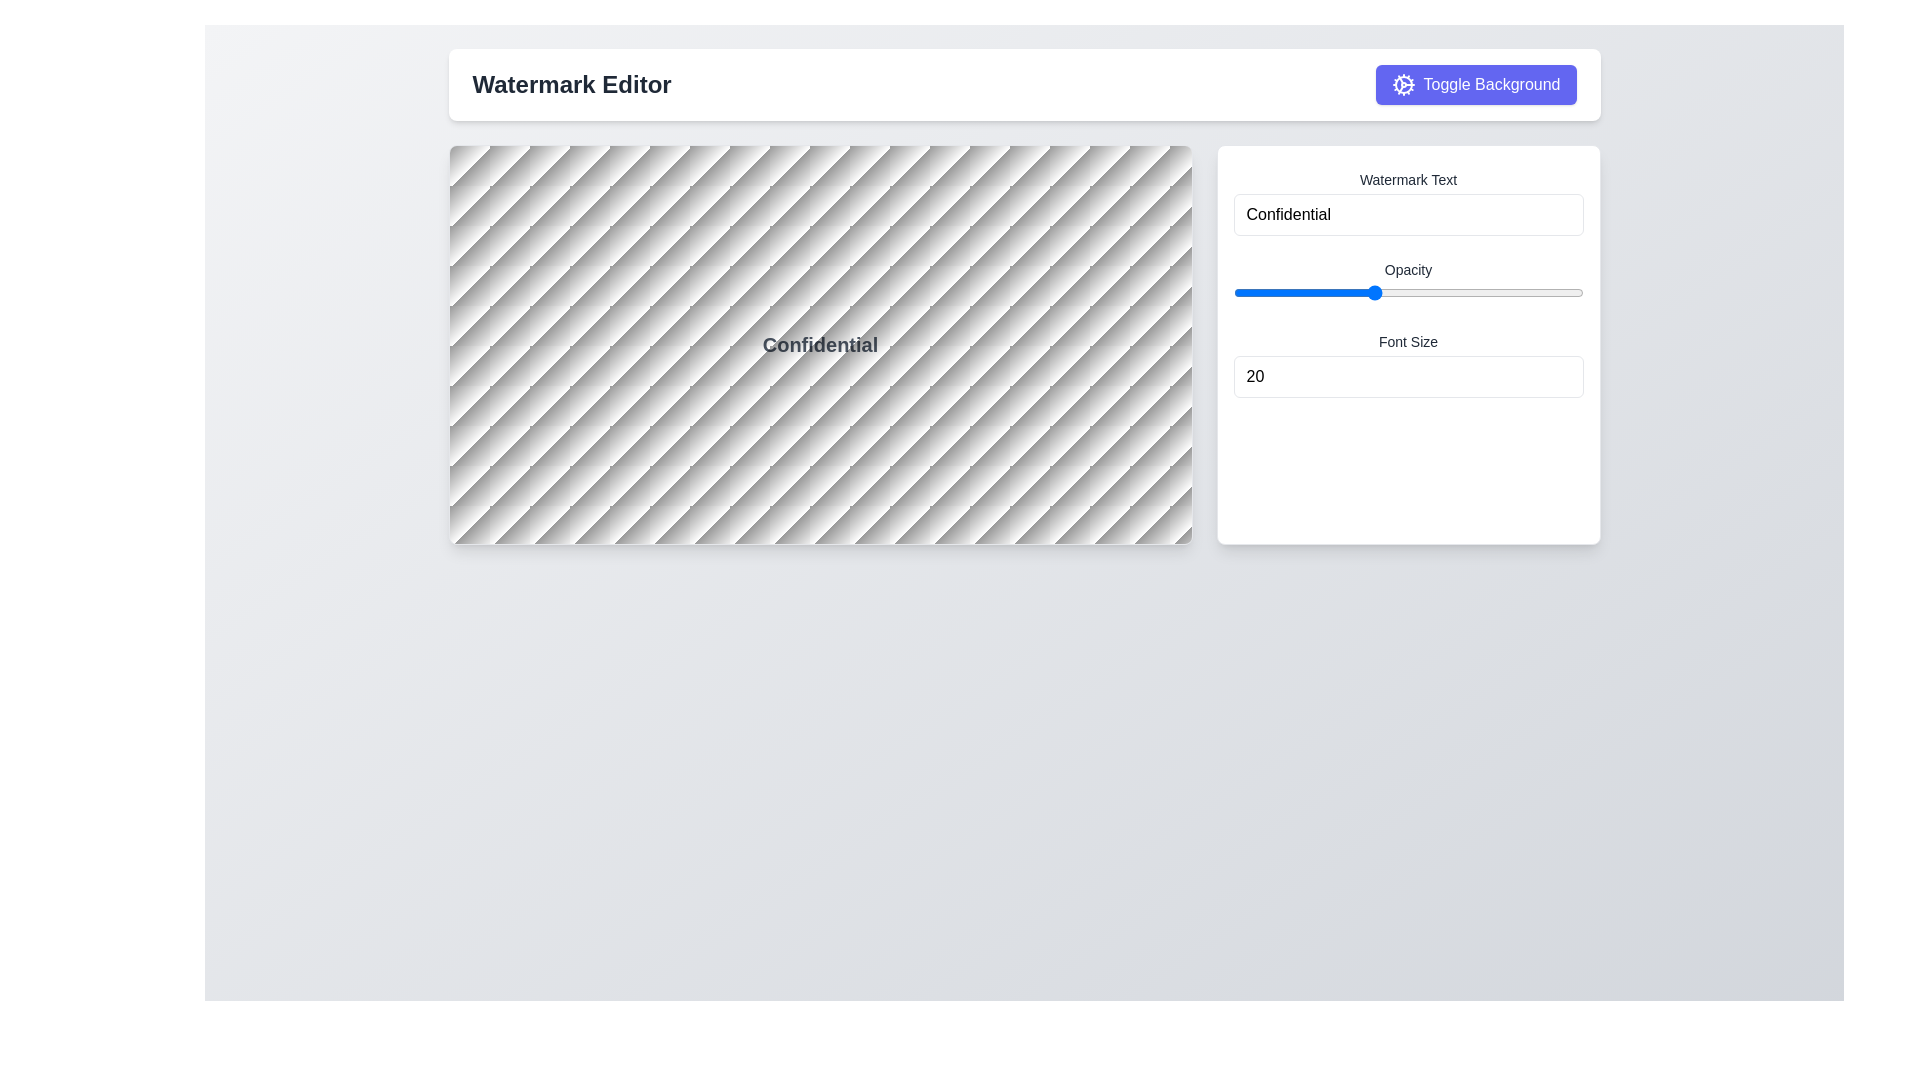 Image resolution: width=1920 pixels, height=1080 pixels. I want to click on the opacity value, so click(1232, 293).